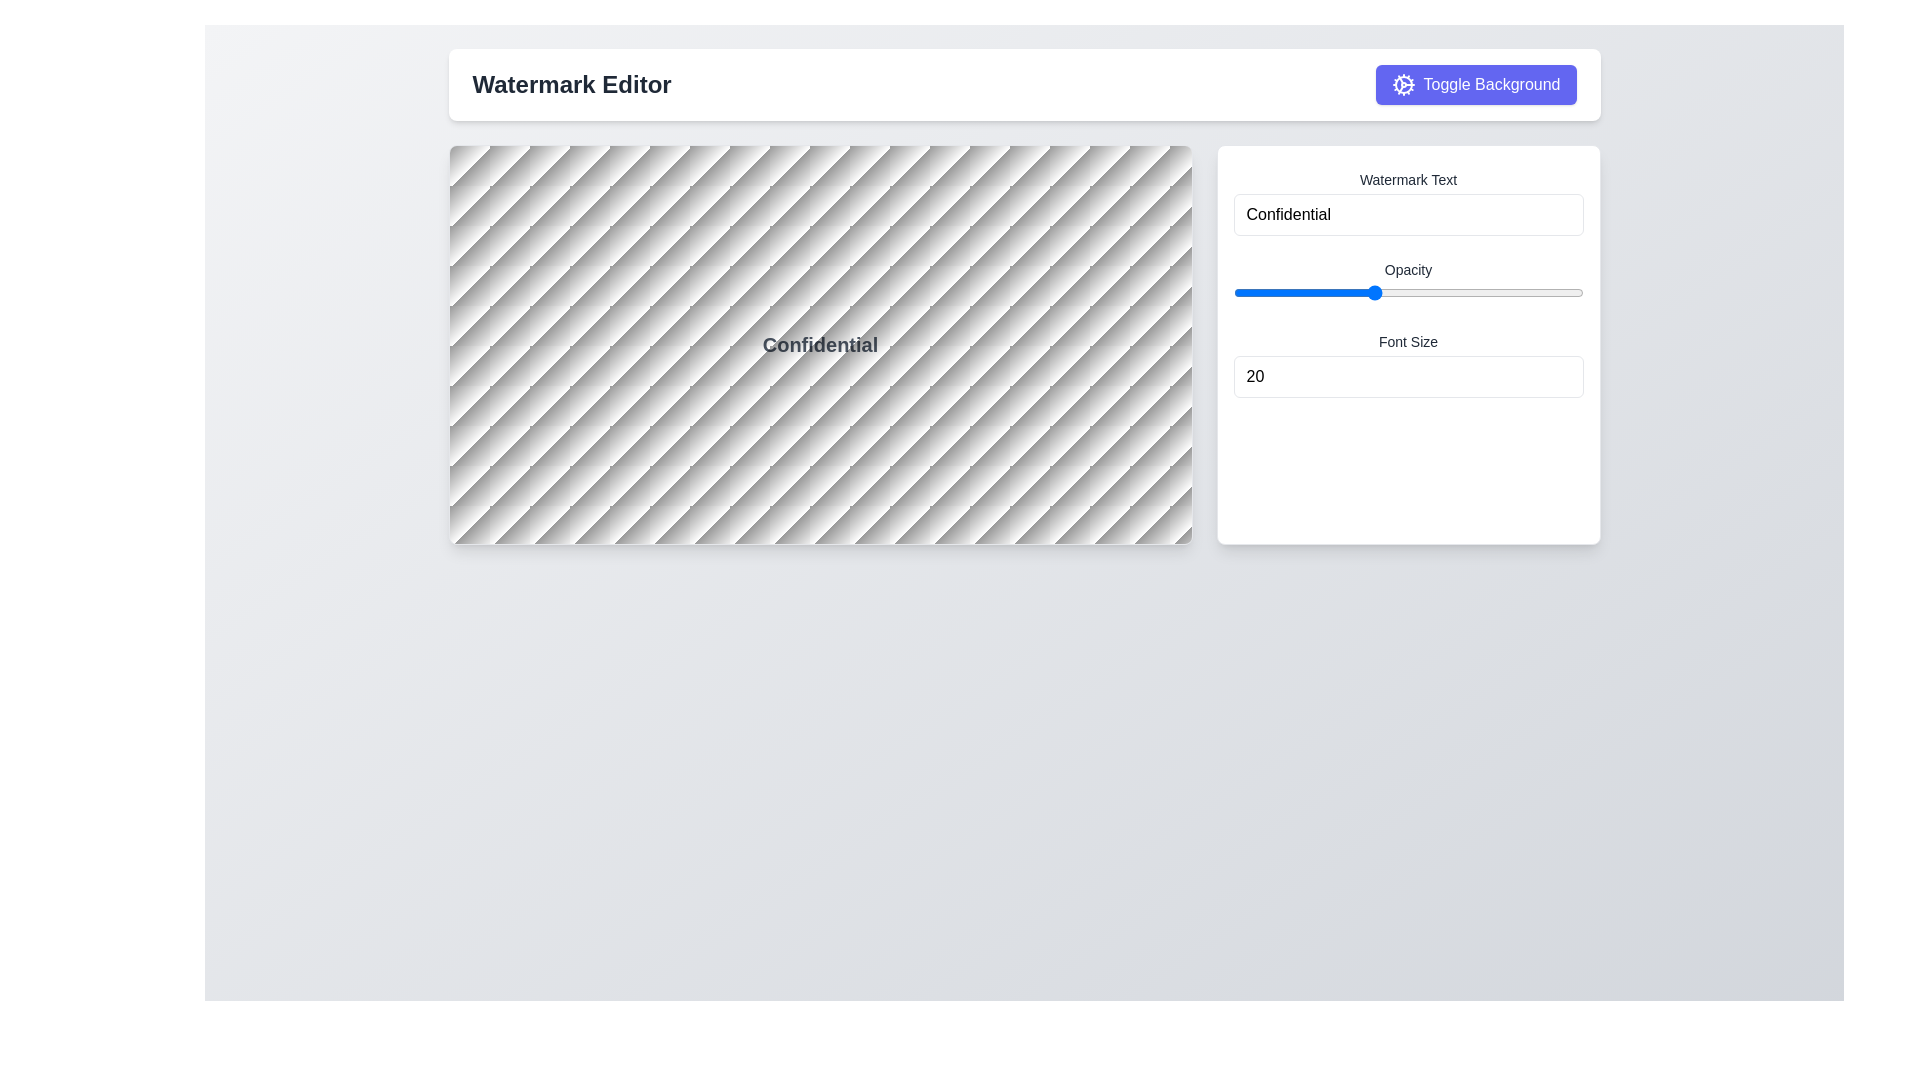 Image resolution: width=1920 pixels, height=1080 pixels. I want to click on the opacity value, so click(1232, 293).